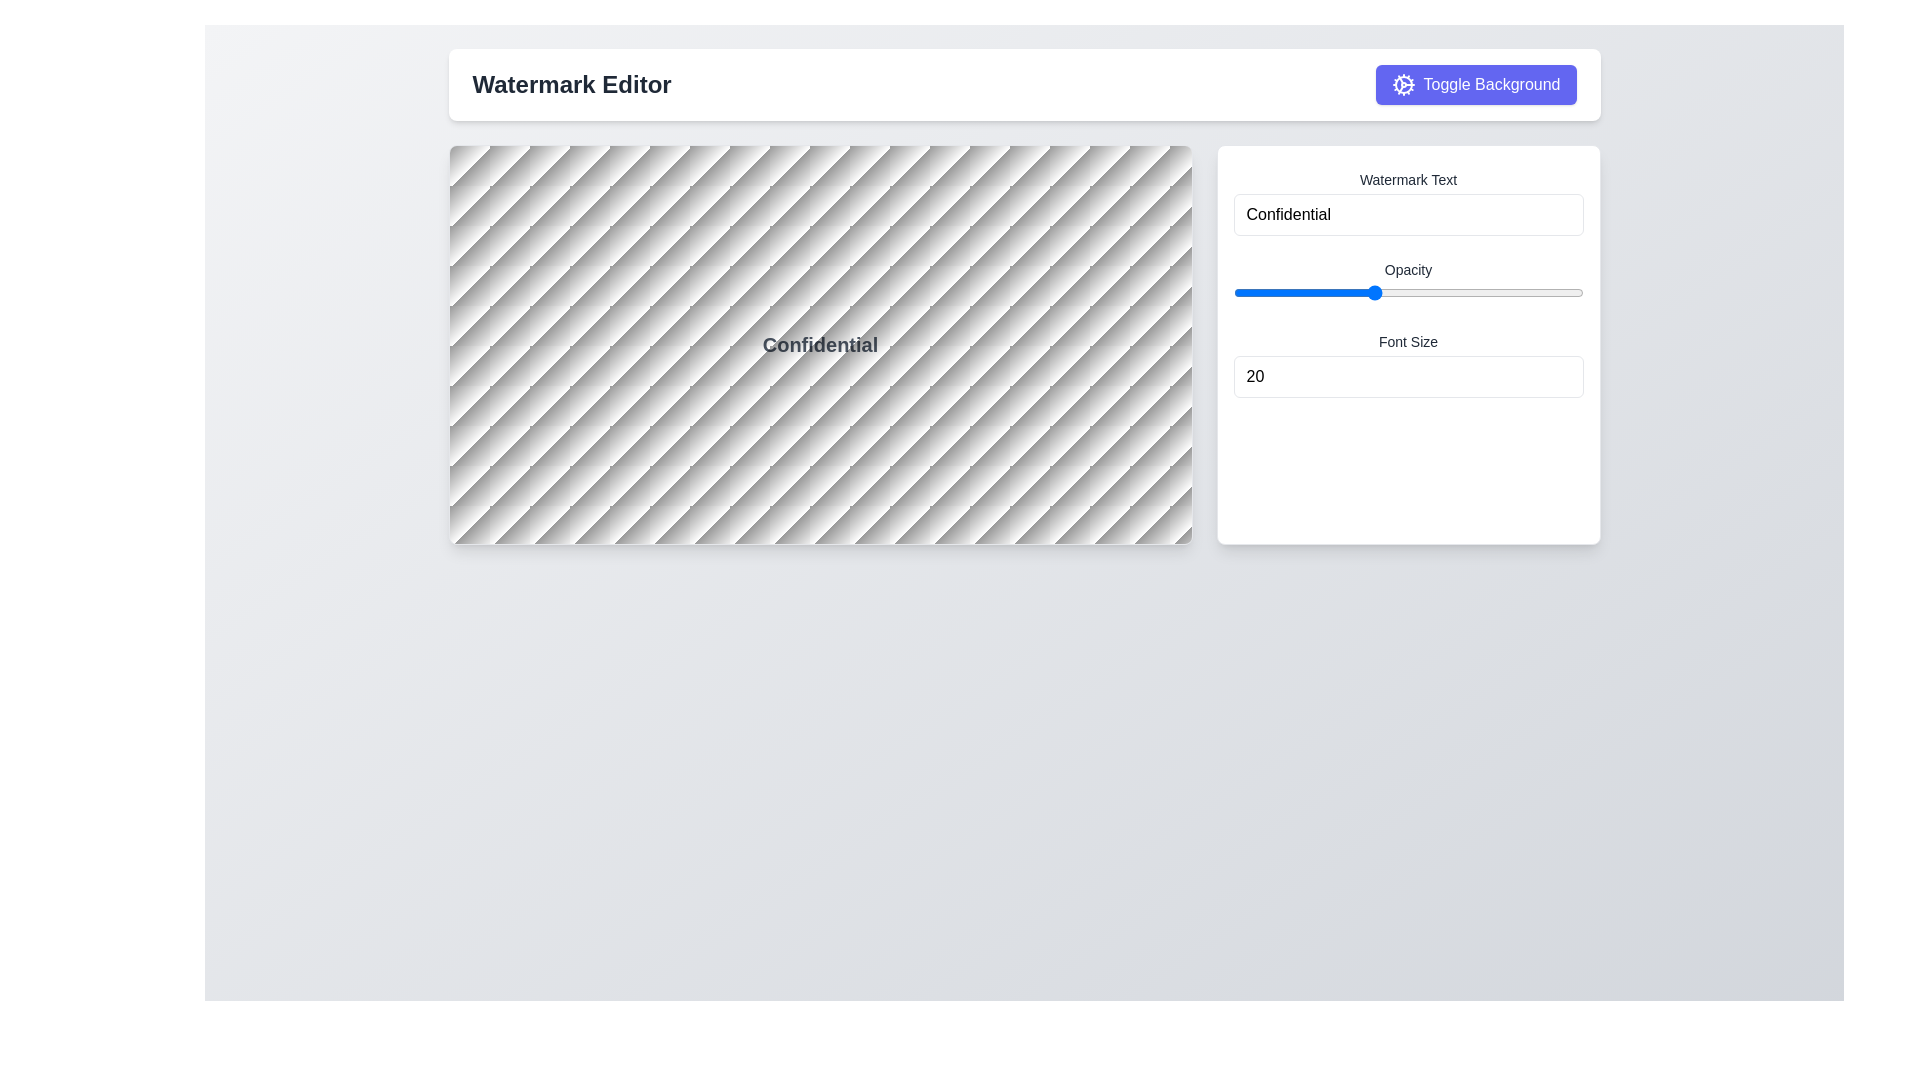 Image resolution: width=1920 pixels, height=1080 pixels. I want to click on the opacity value, so click(1232, 293).